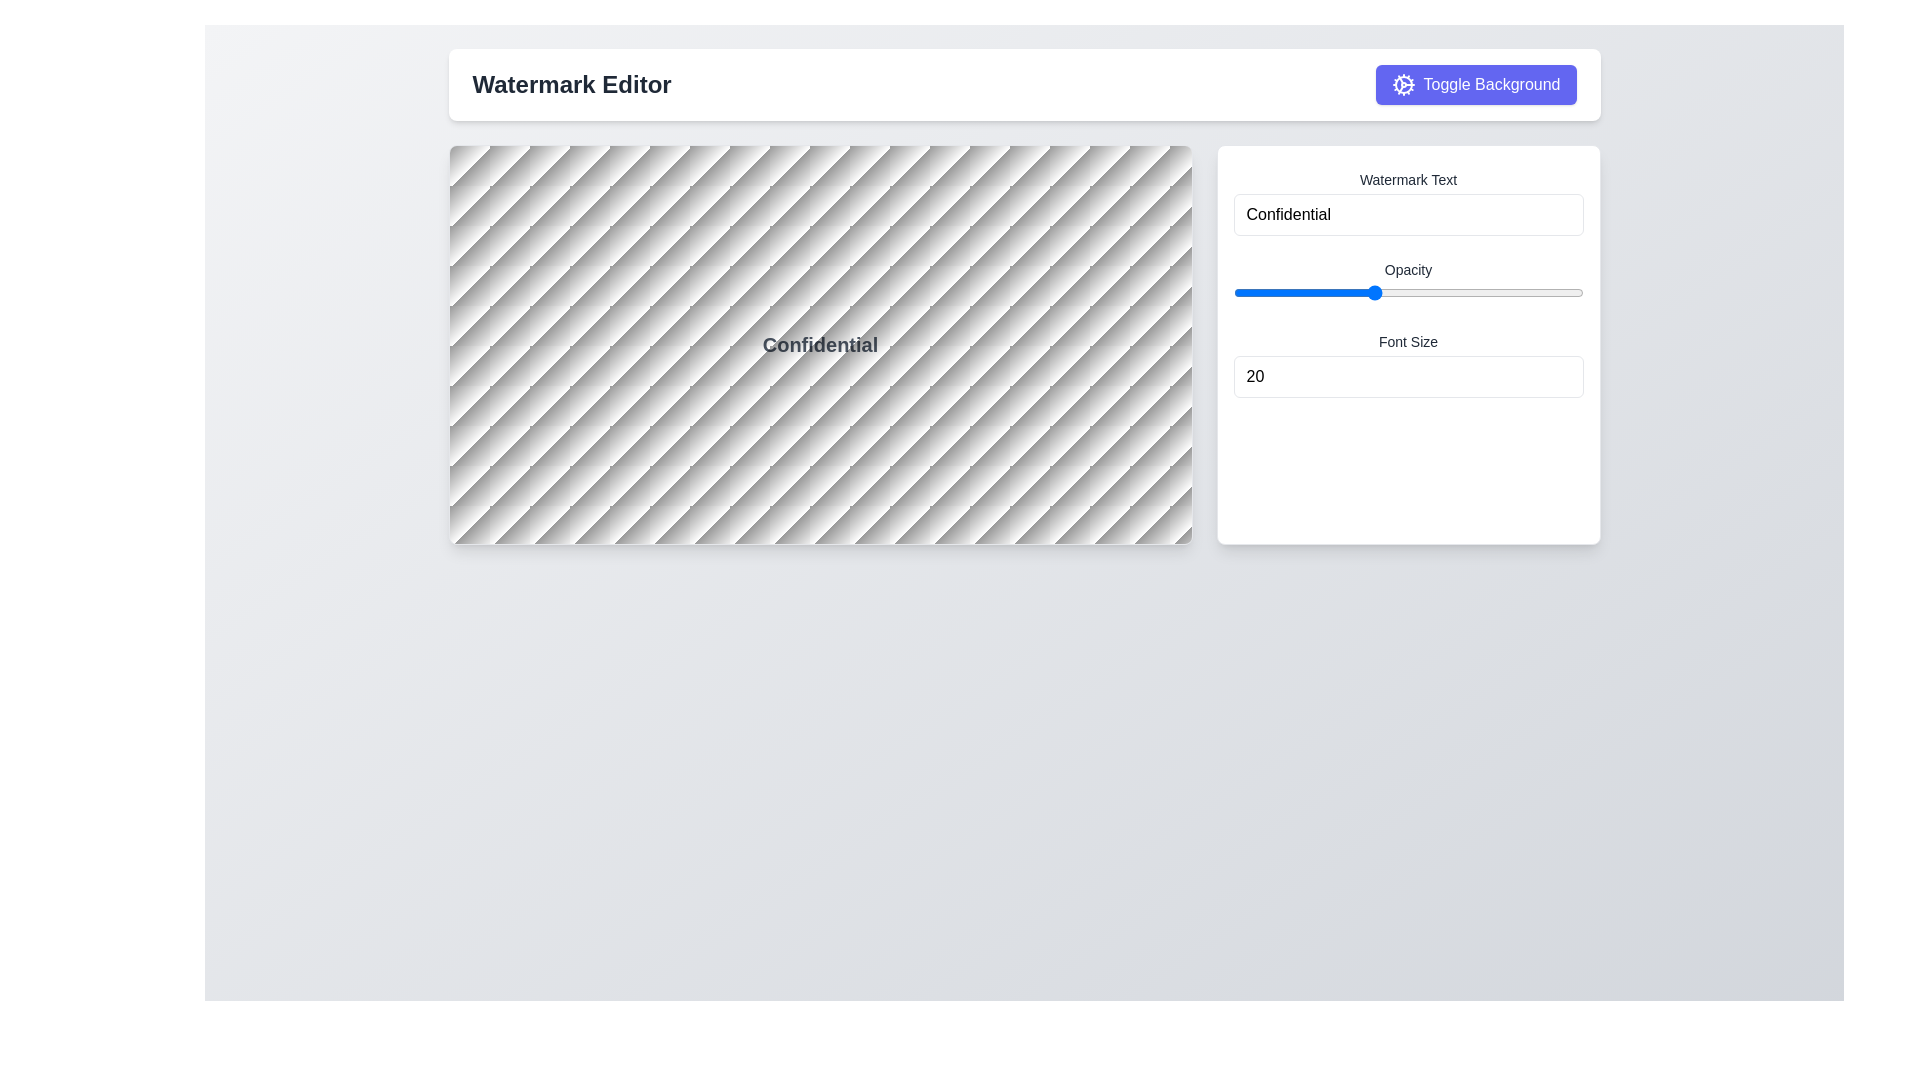 Image resolution: width=1920 pixels, height=1080 pixels. I want to click on the opacity value, so click(1232, 293).